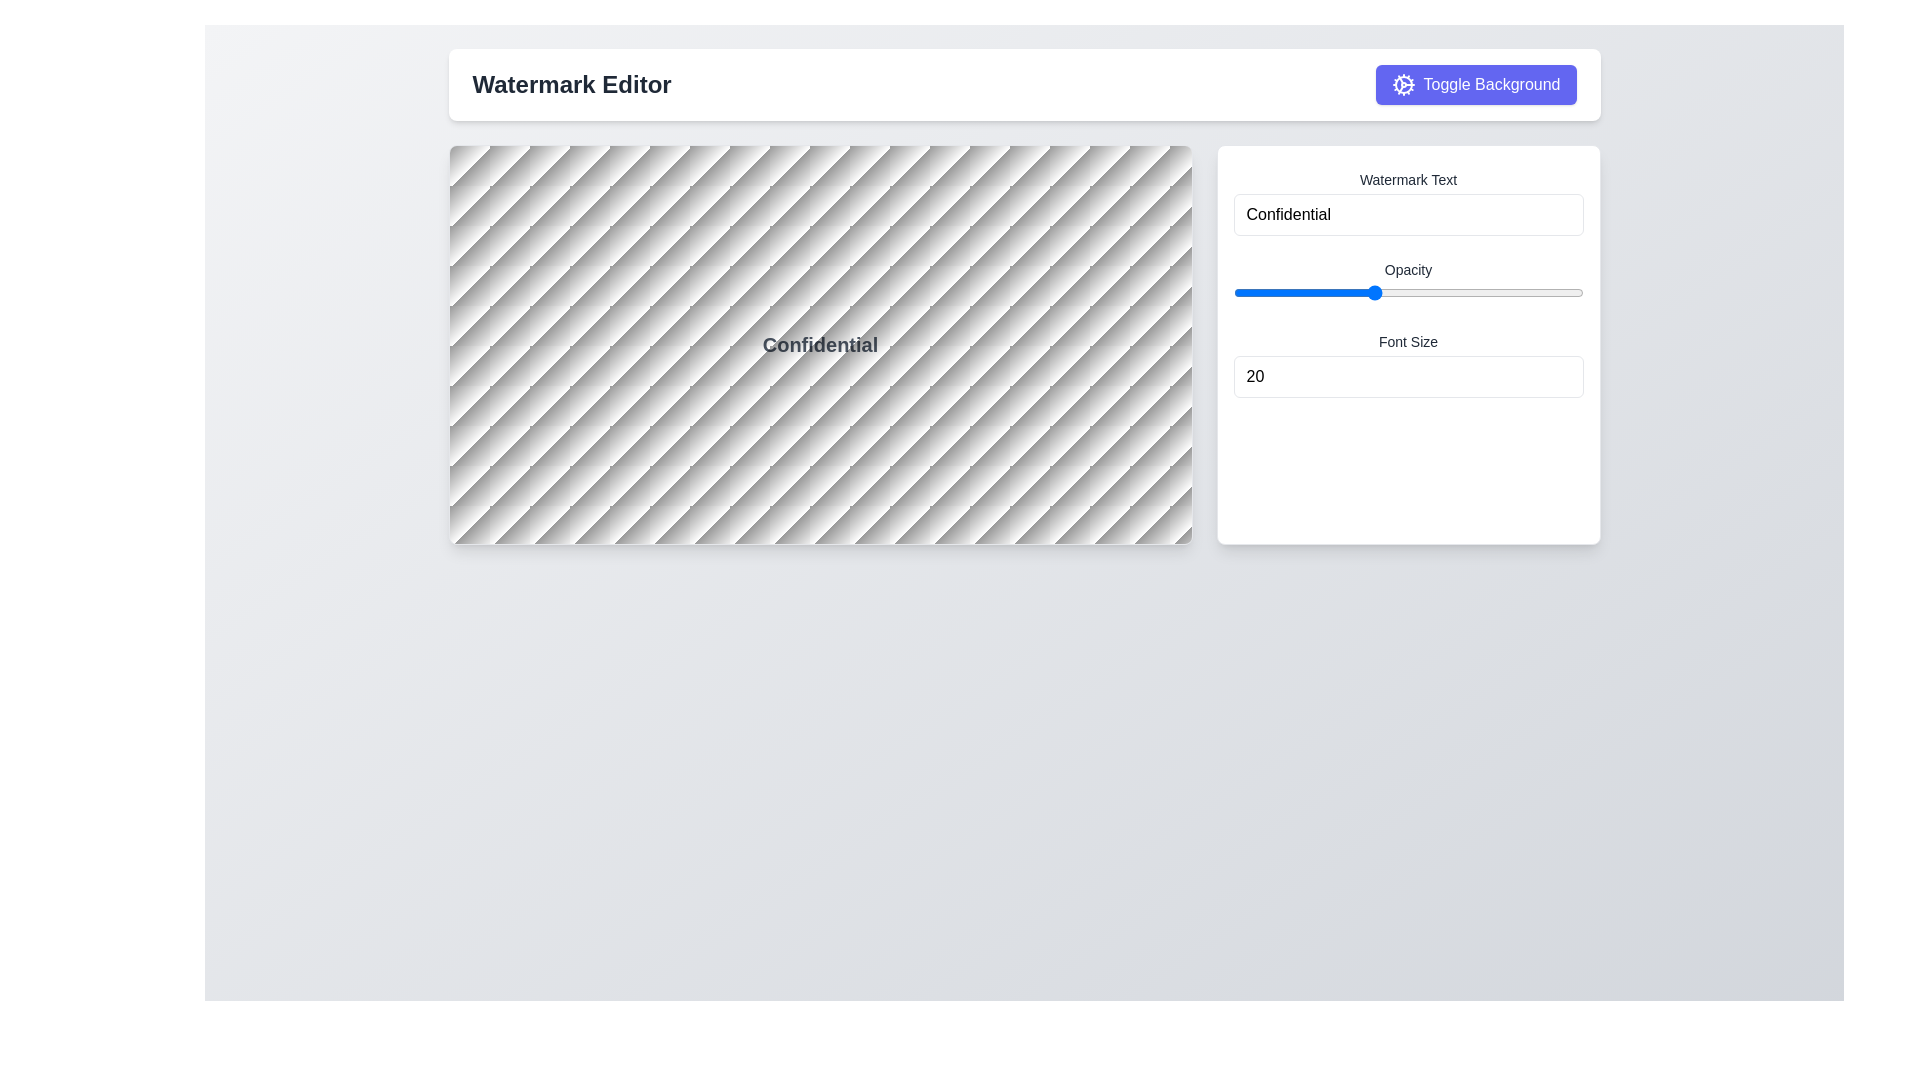 Image resolution: width=1920 pixels, height=1080 pixels. I want to click on the opacity value, so click(1232, 293).